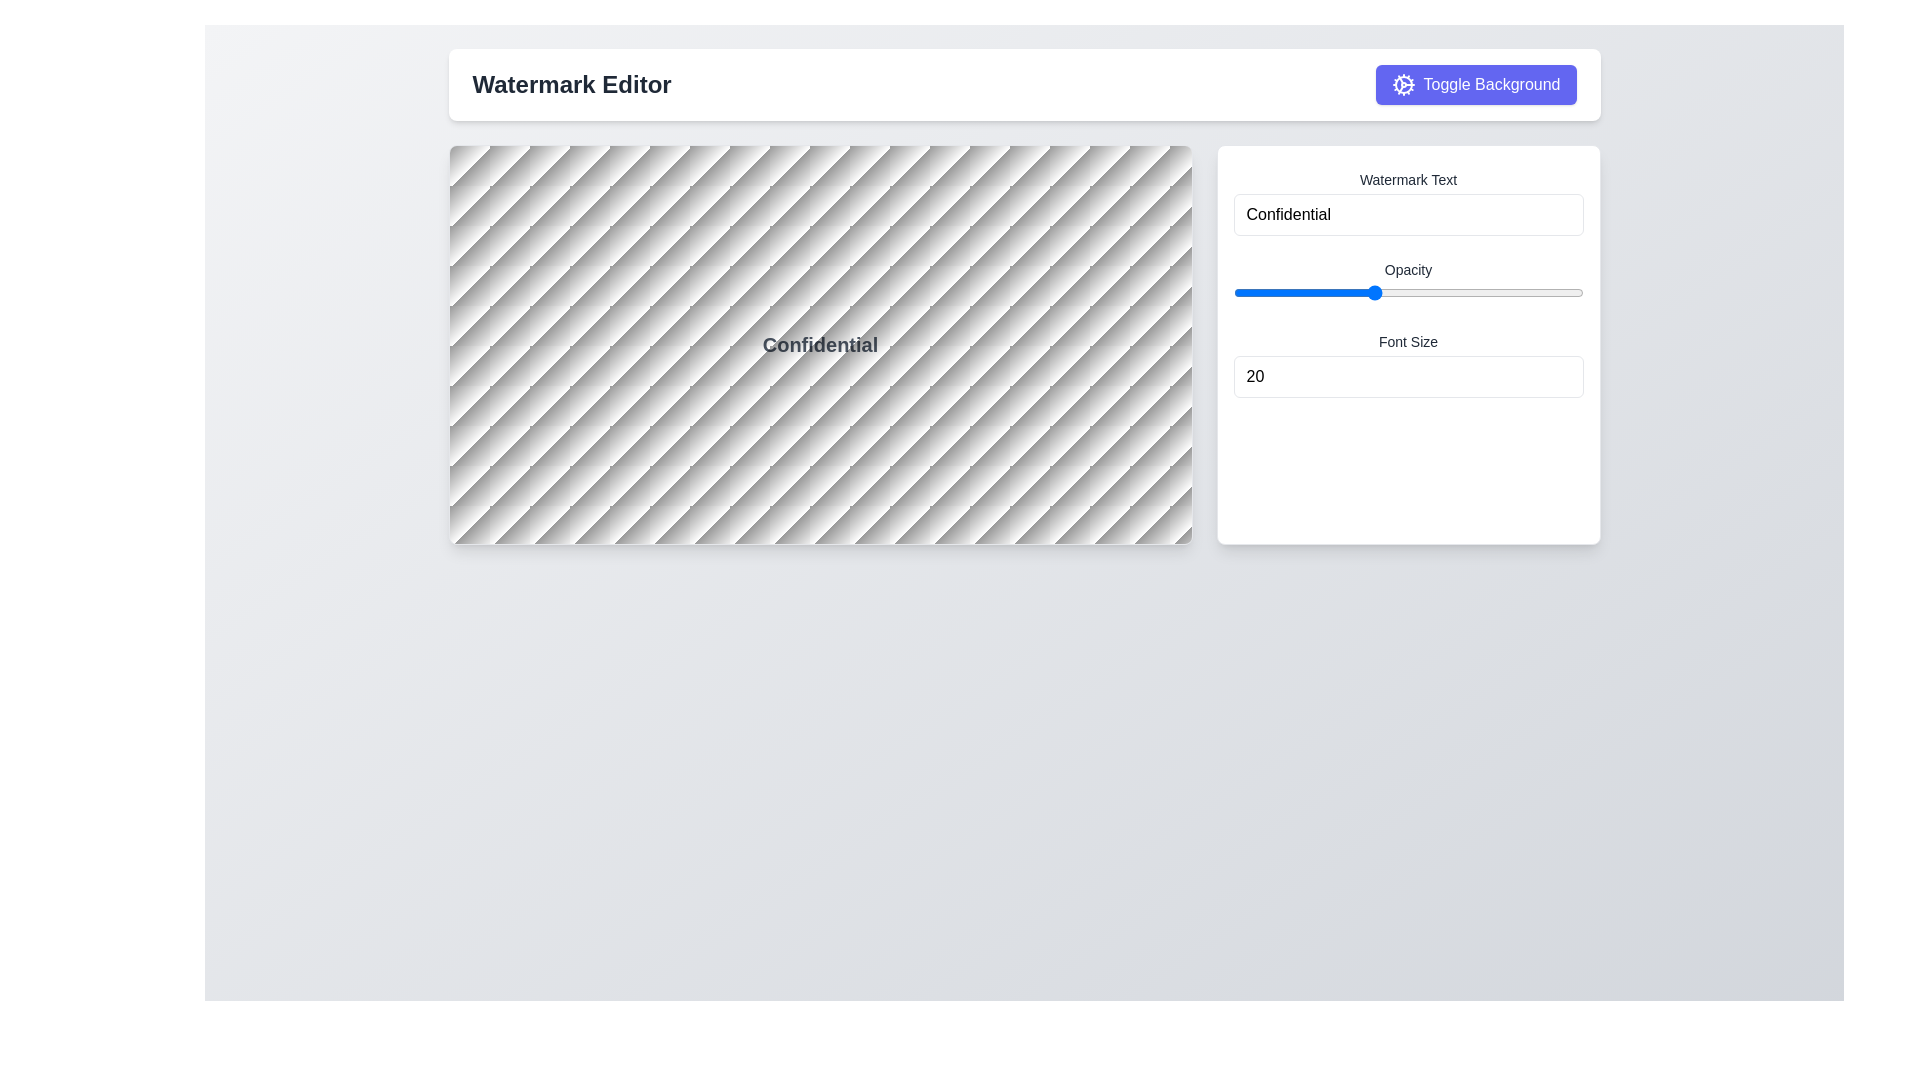 Image resolution: width=1920 pixels, height=1080 pixels. I want to click on the opacity value, so click(1232, 293).